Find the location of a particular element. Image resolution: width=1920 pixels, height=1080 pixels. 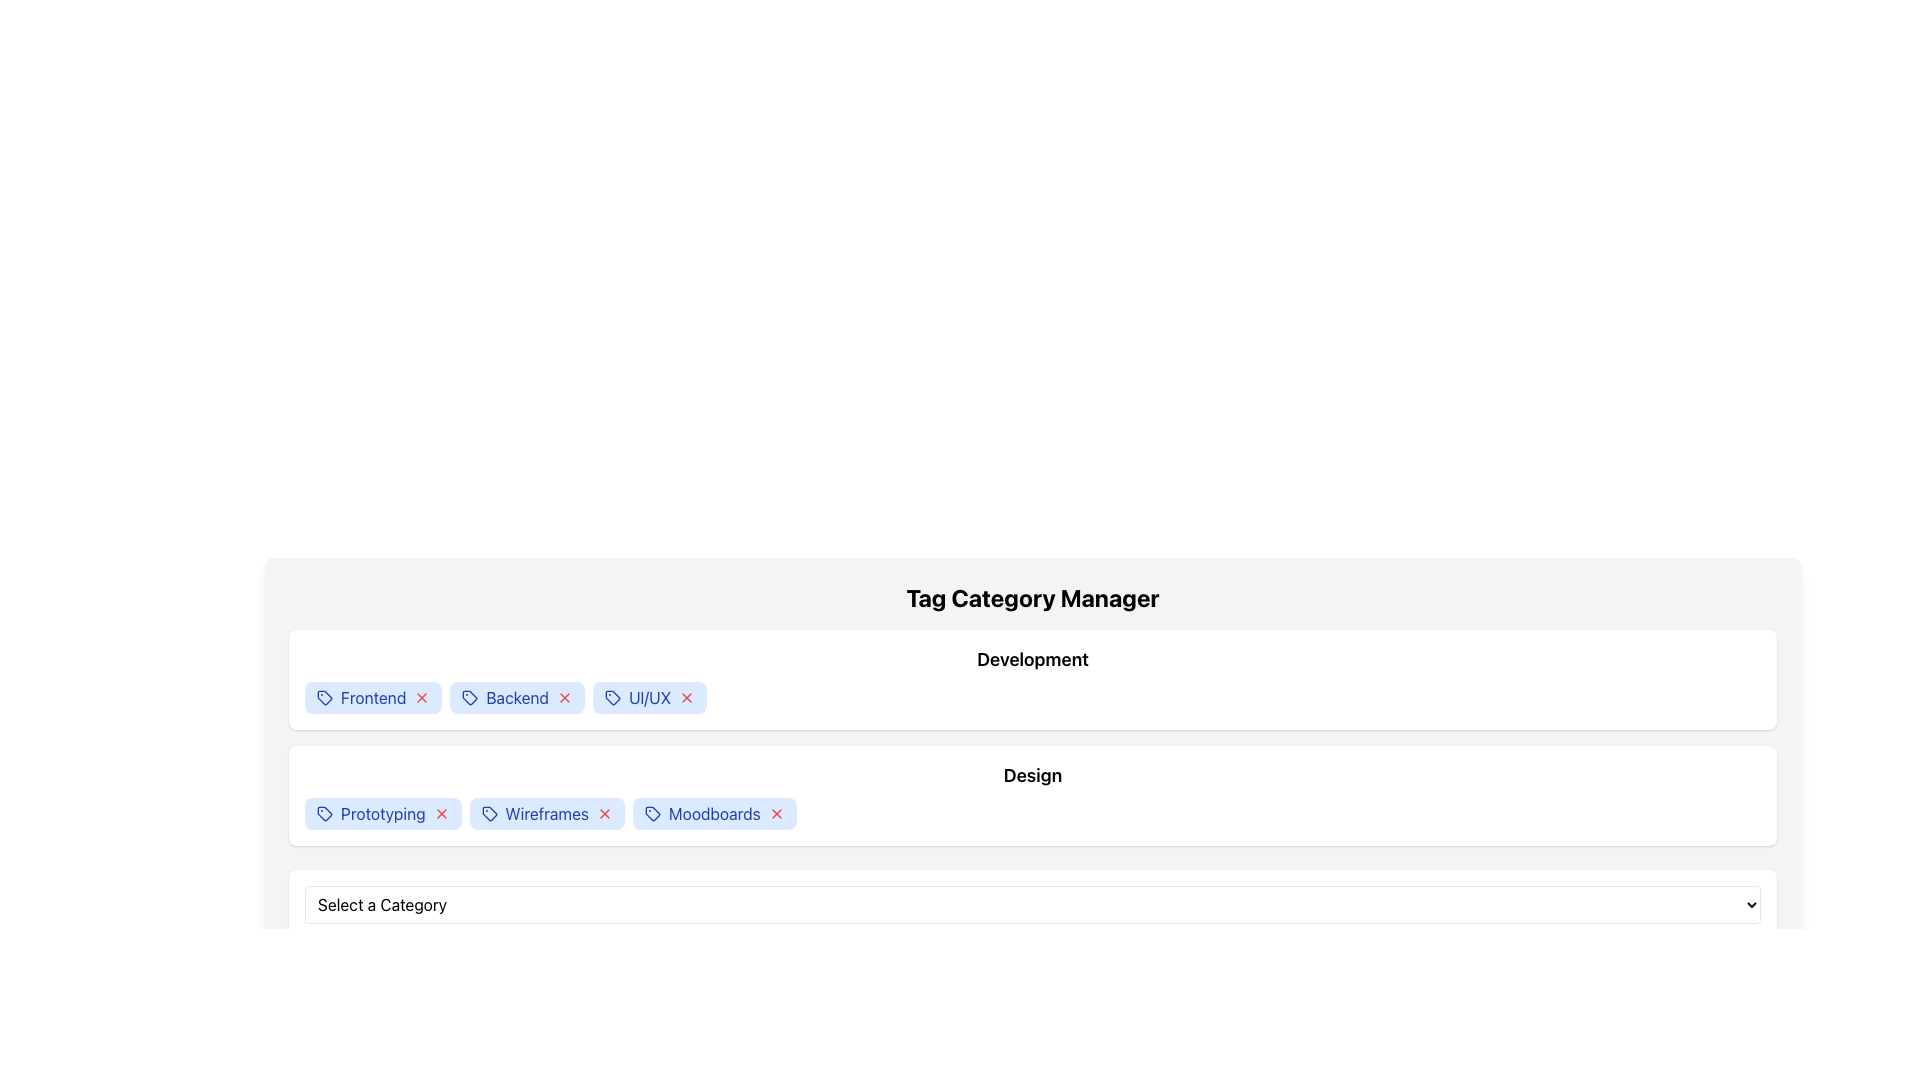

the Icon button located to the right of the 'Moodboards' text within the rounded blue tag is located at coordinates (775, 813).